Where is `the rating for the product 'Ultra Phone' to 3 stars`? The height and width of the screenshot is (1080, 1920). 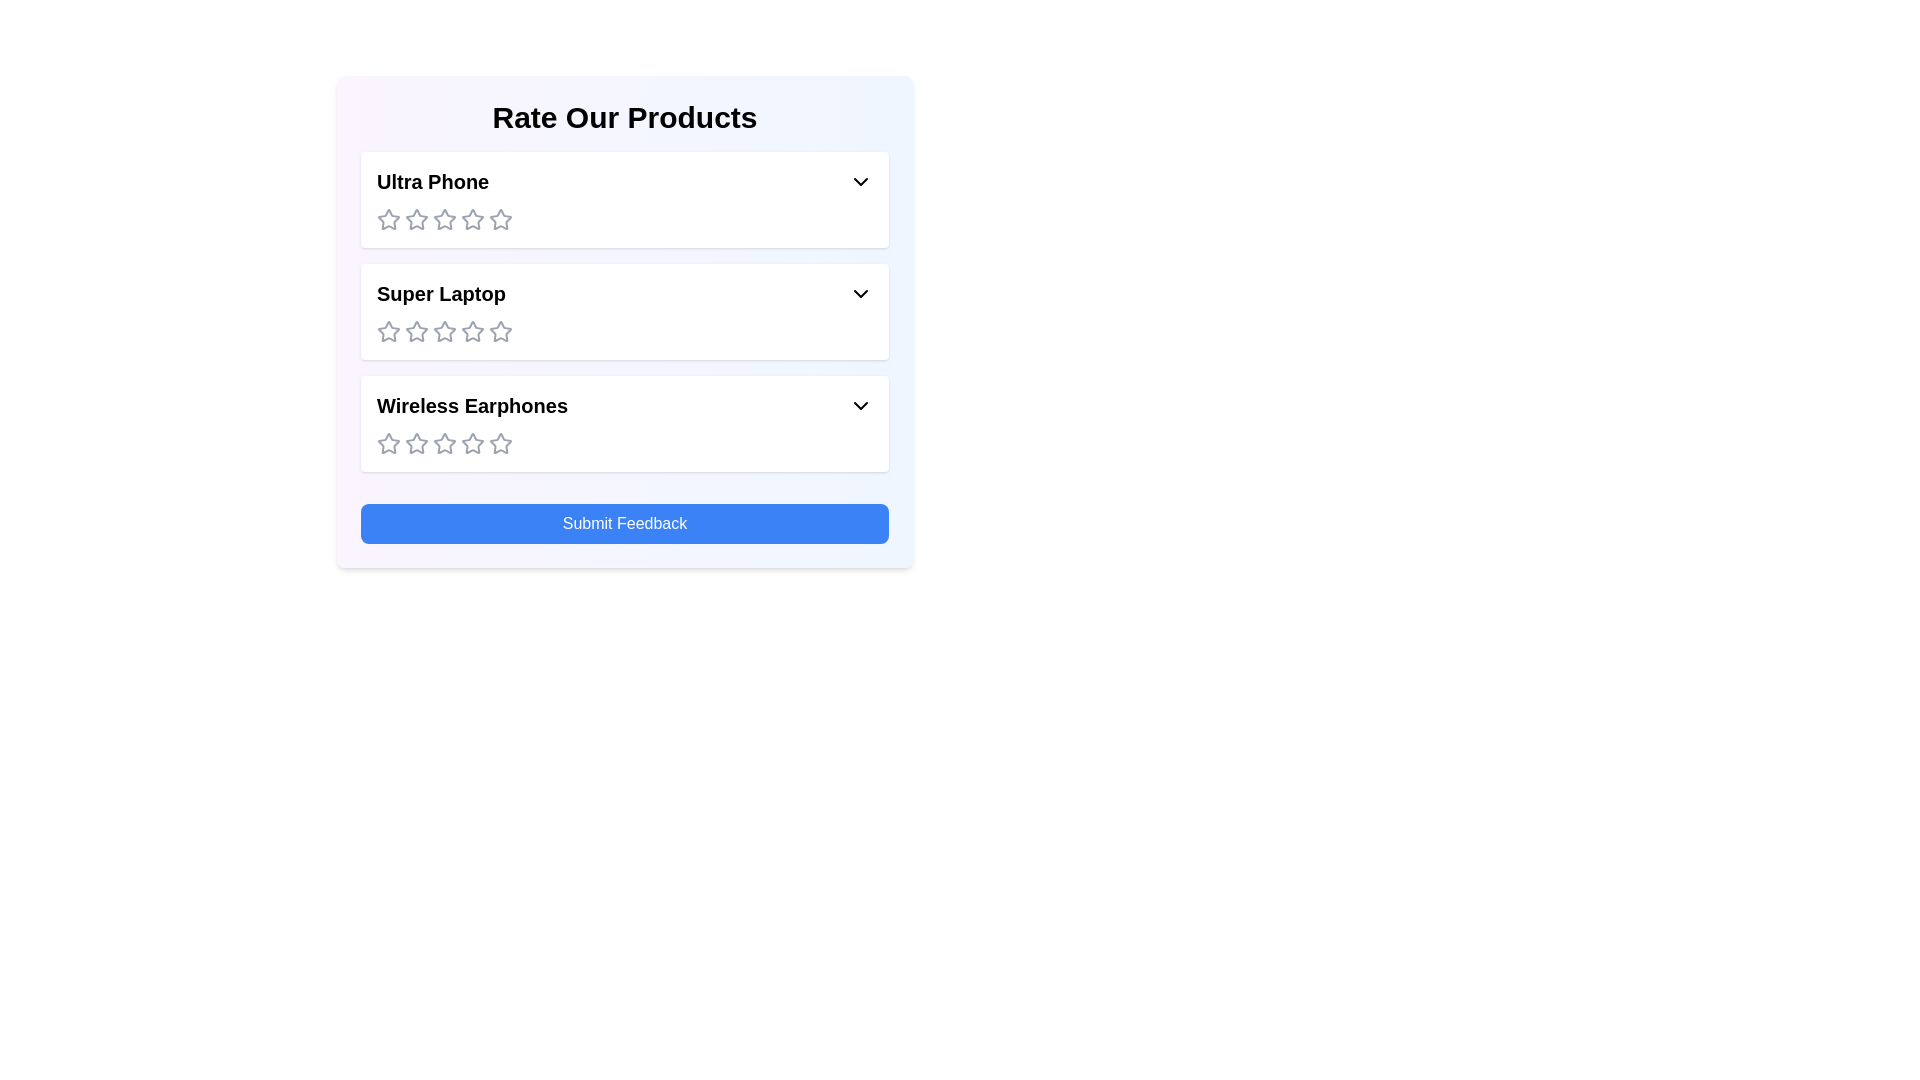 the rating for the product 'Ultra Phone' to 3 stars is located at coordinates (444, 219).